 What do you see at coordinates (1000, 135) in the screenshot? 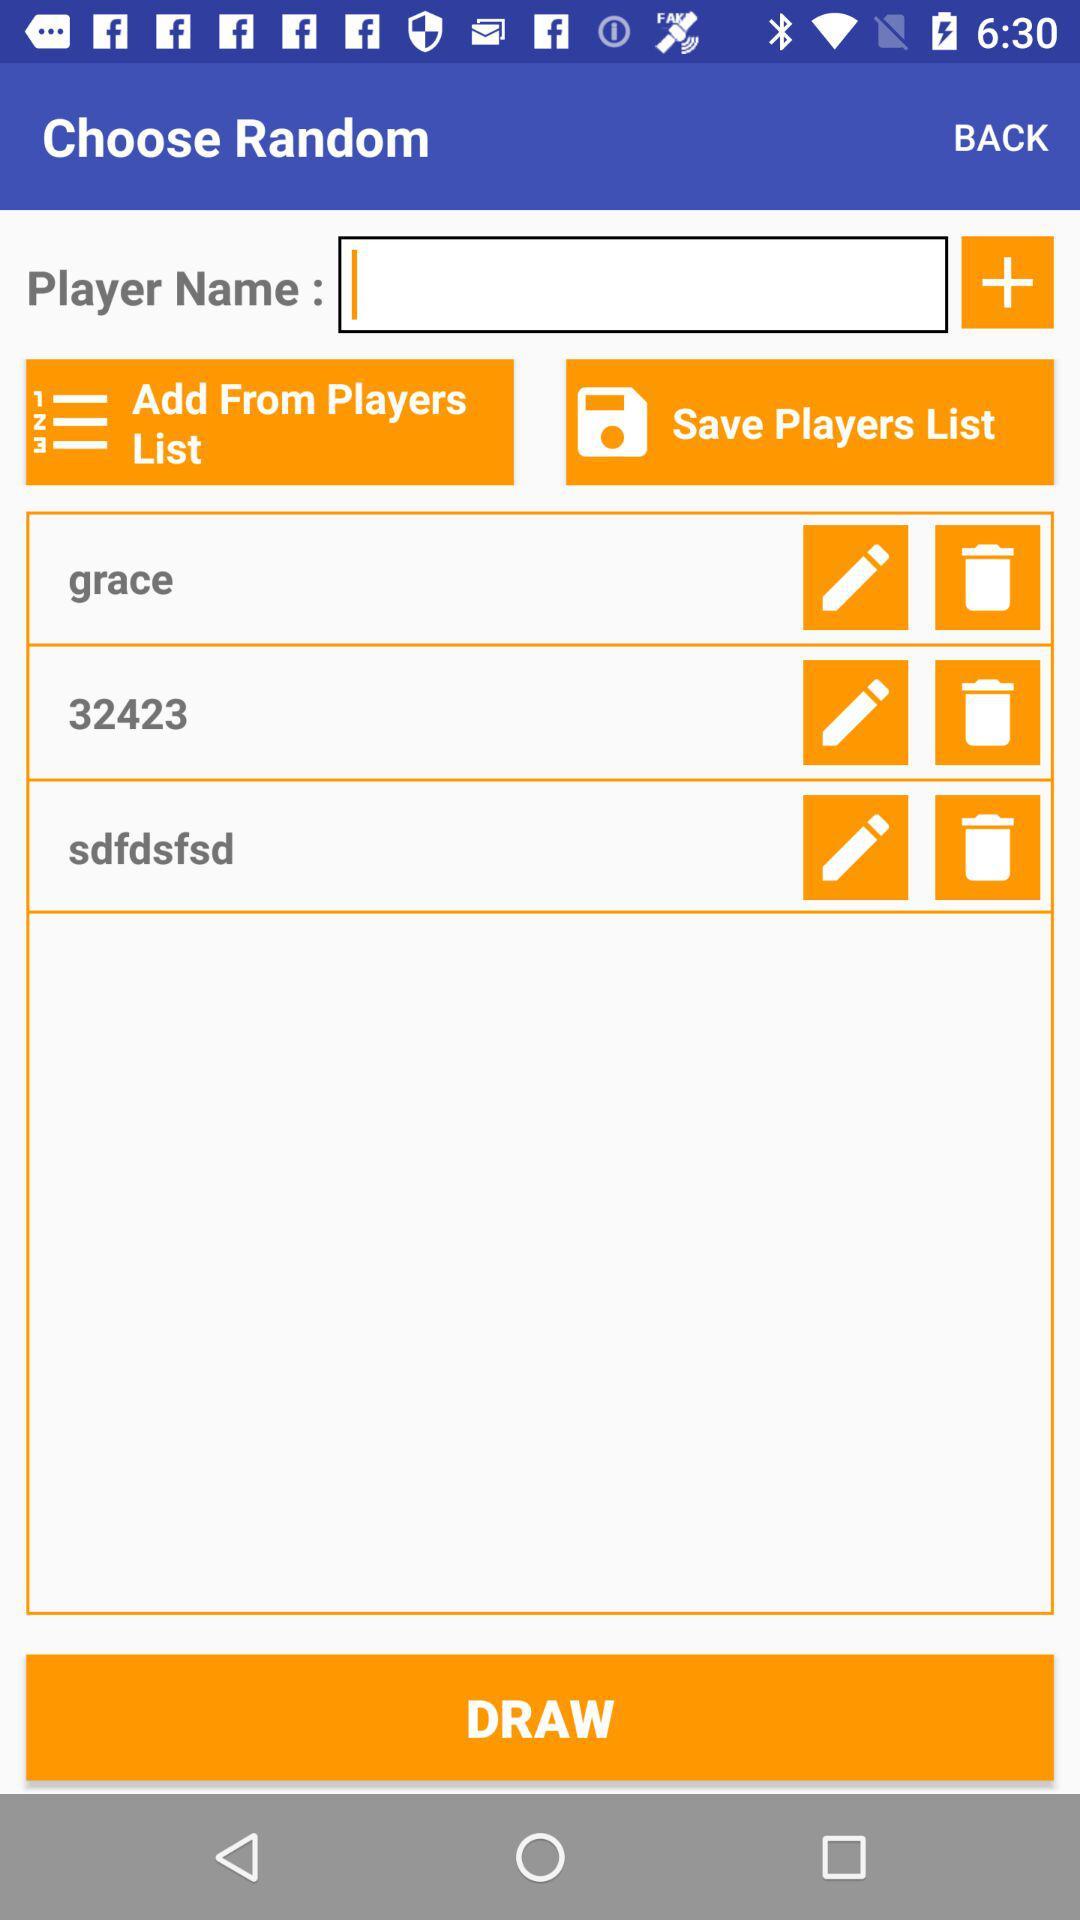
I see `back` at bounding box center [1000, 135].